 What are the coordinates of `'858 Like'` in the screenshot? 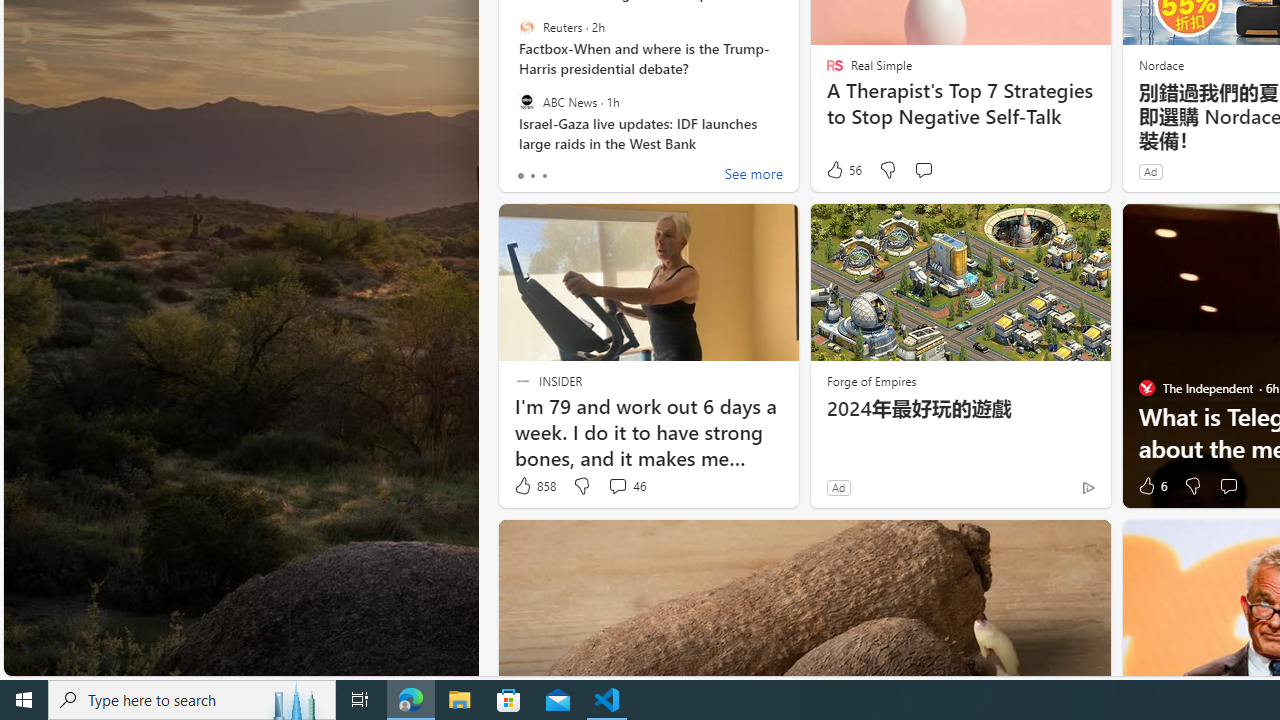 It's located at (534, 486).